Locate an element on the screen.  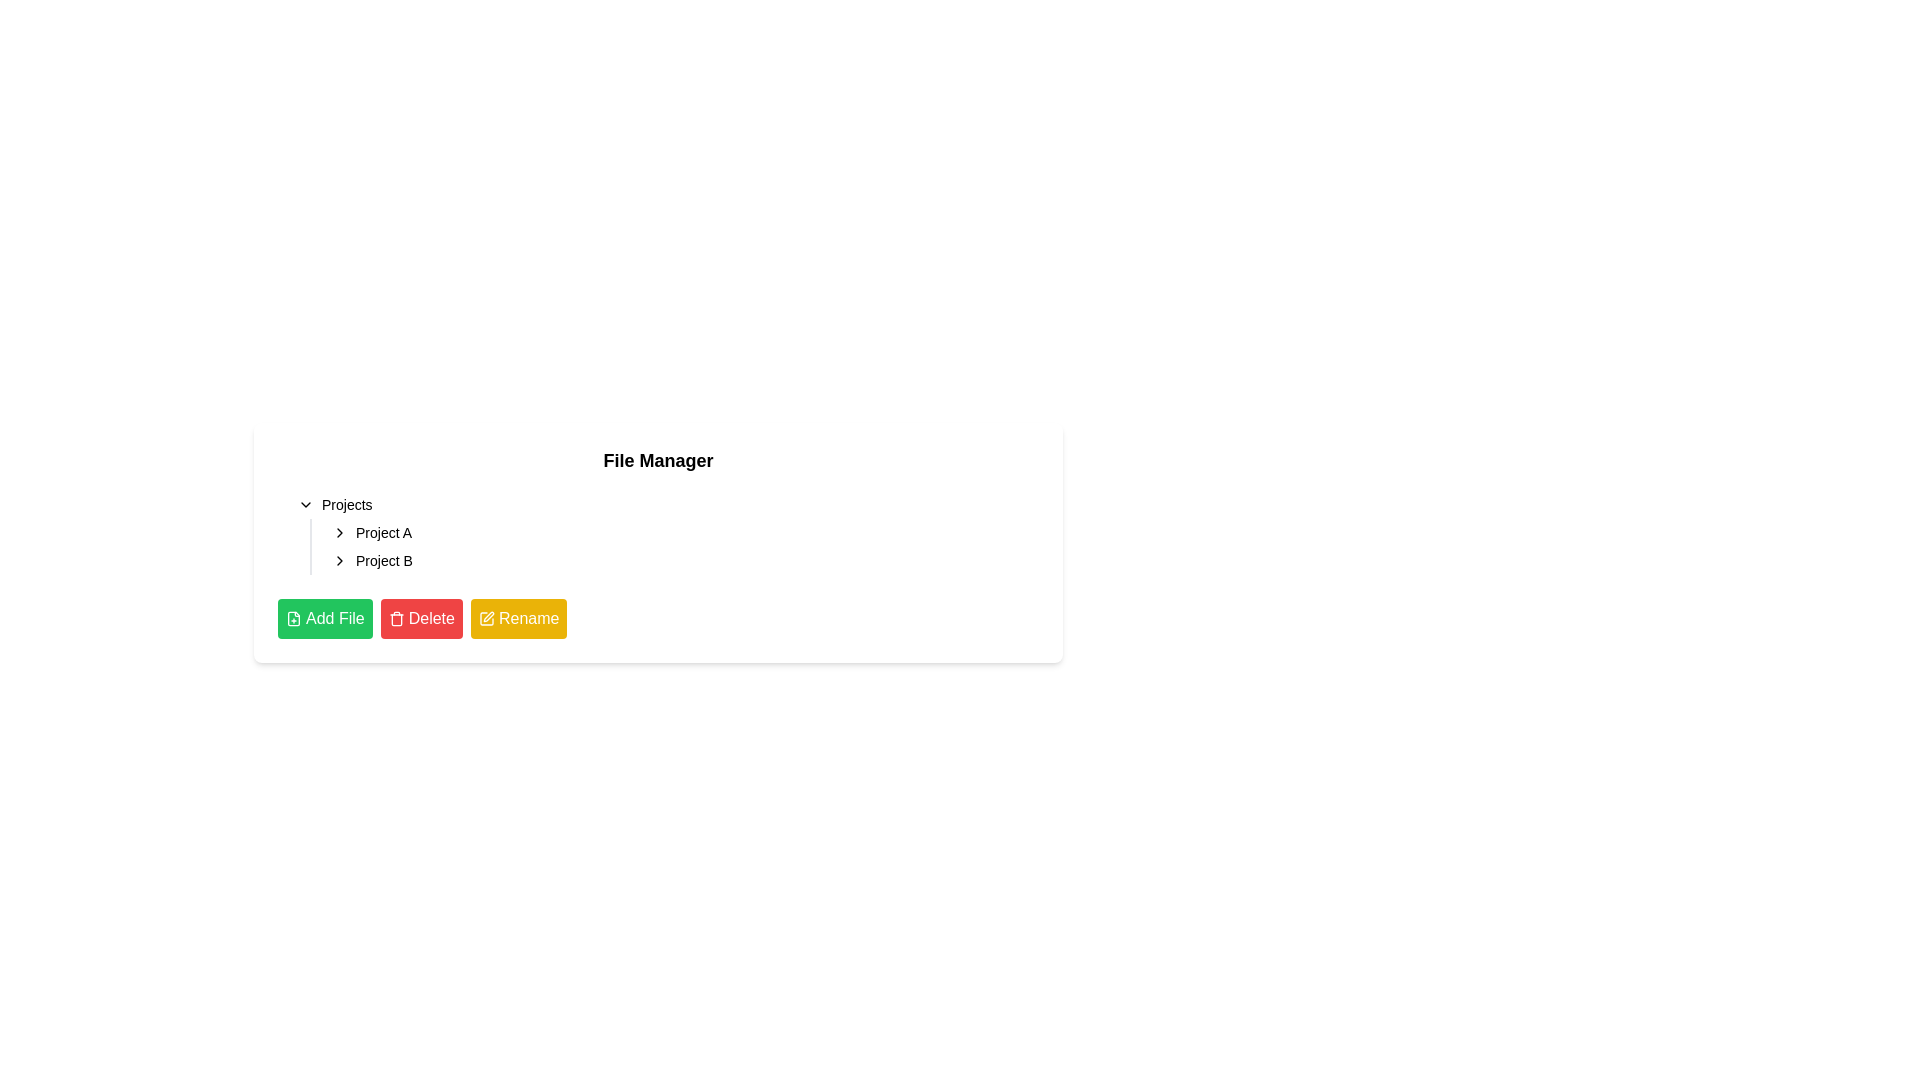
the green button with rounded edges labeled 'Add File' is located at coordinates (325, 617).